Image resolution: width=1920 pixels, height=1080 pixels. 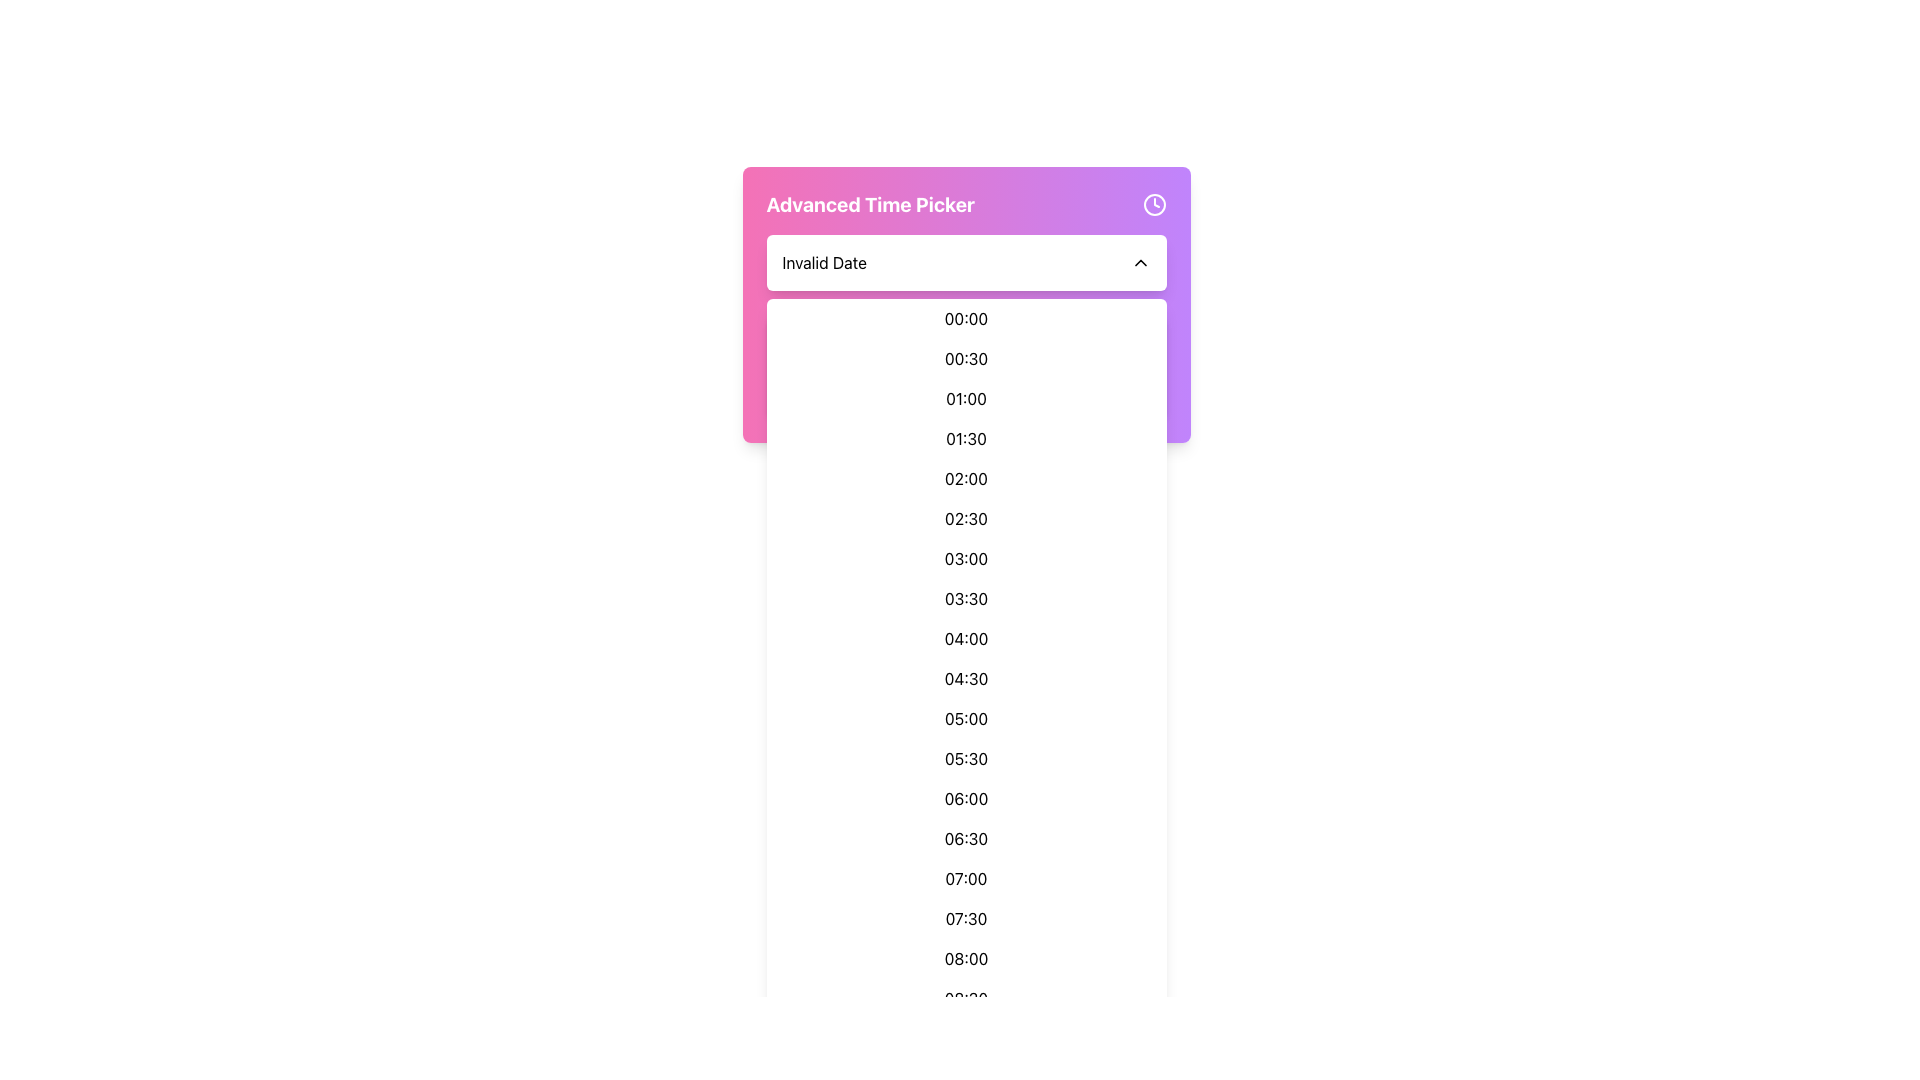 I want to click on the list item displaying '06:00', so click(x=966, y=797).